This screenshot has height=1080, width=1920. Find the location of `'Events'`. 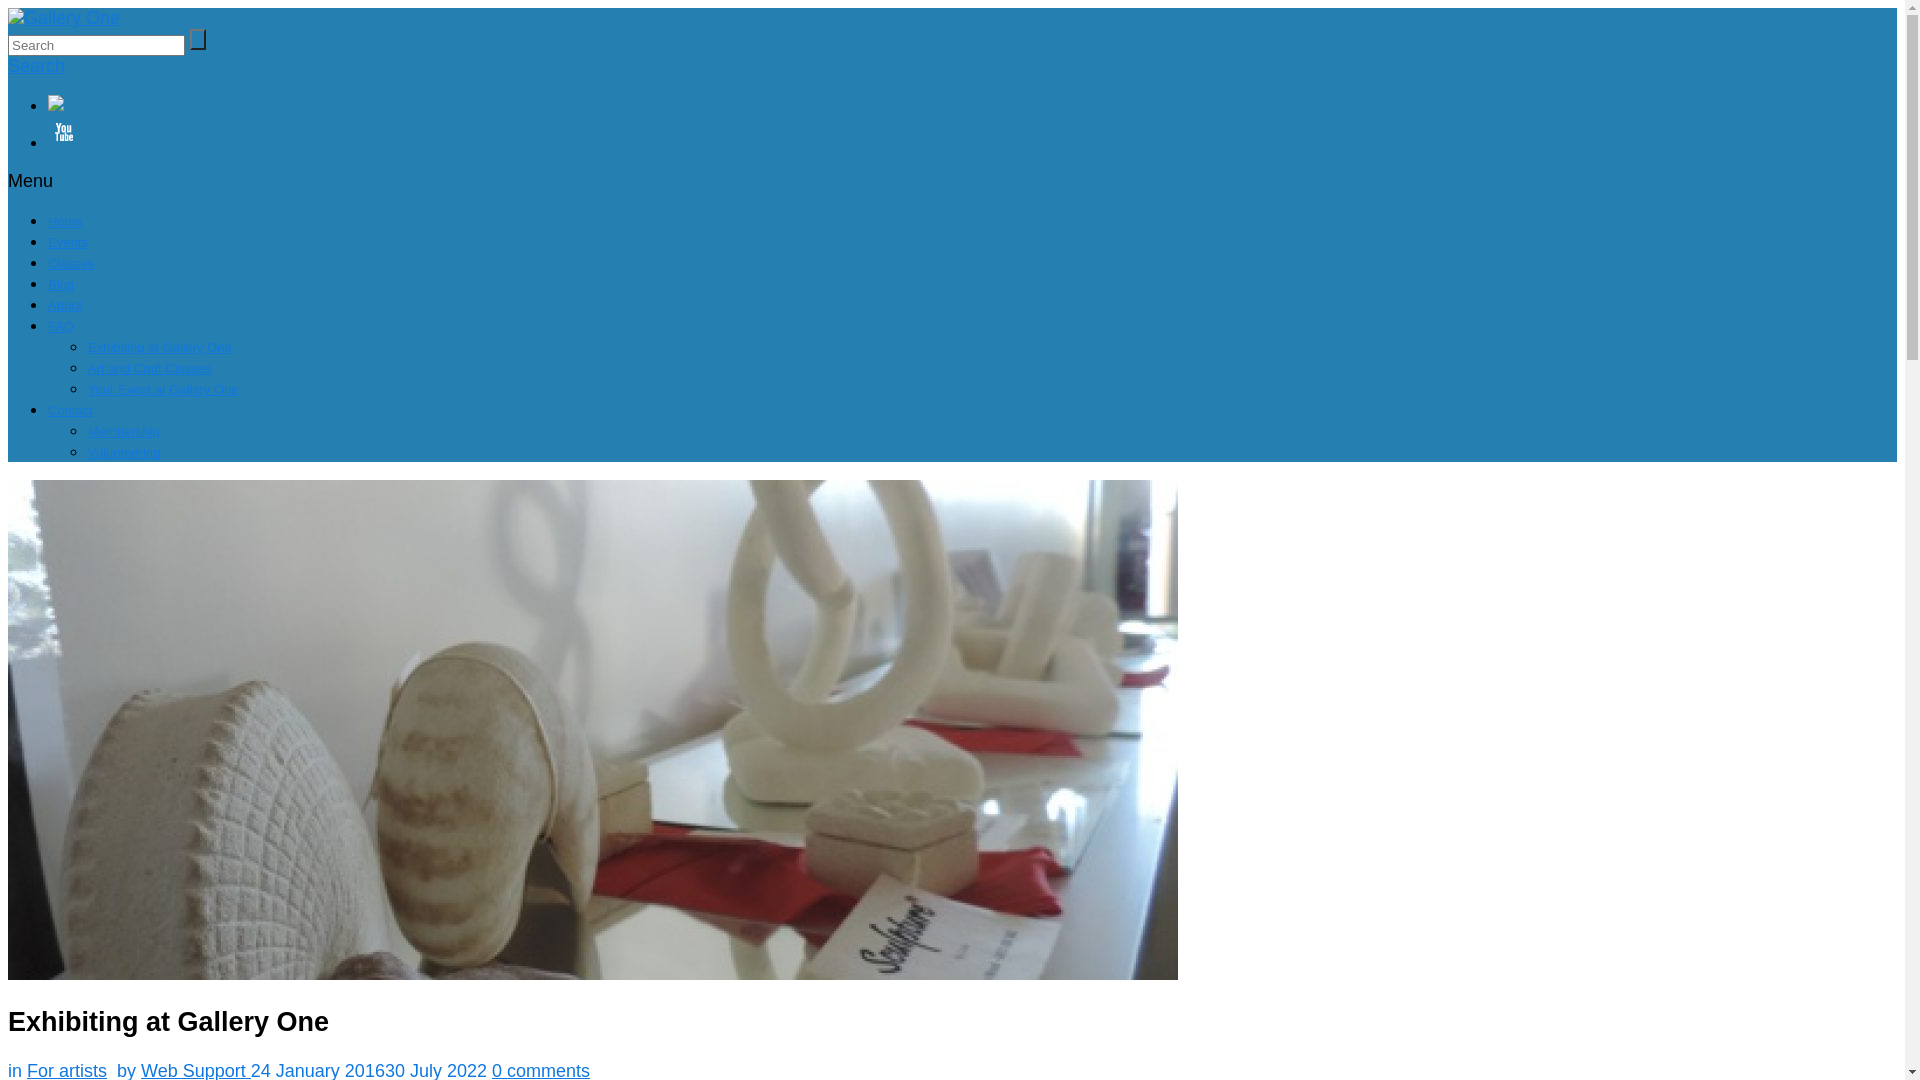

'Events' is located at coordinates (67, 241).